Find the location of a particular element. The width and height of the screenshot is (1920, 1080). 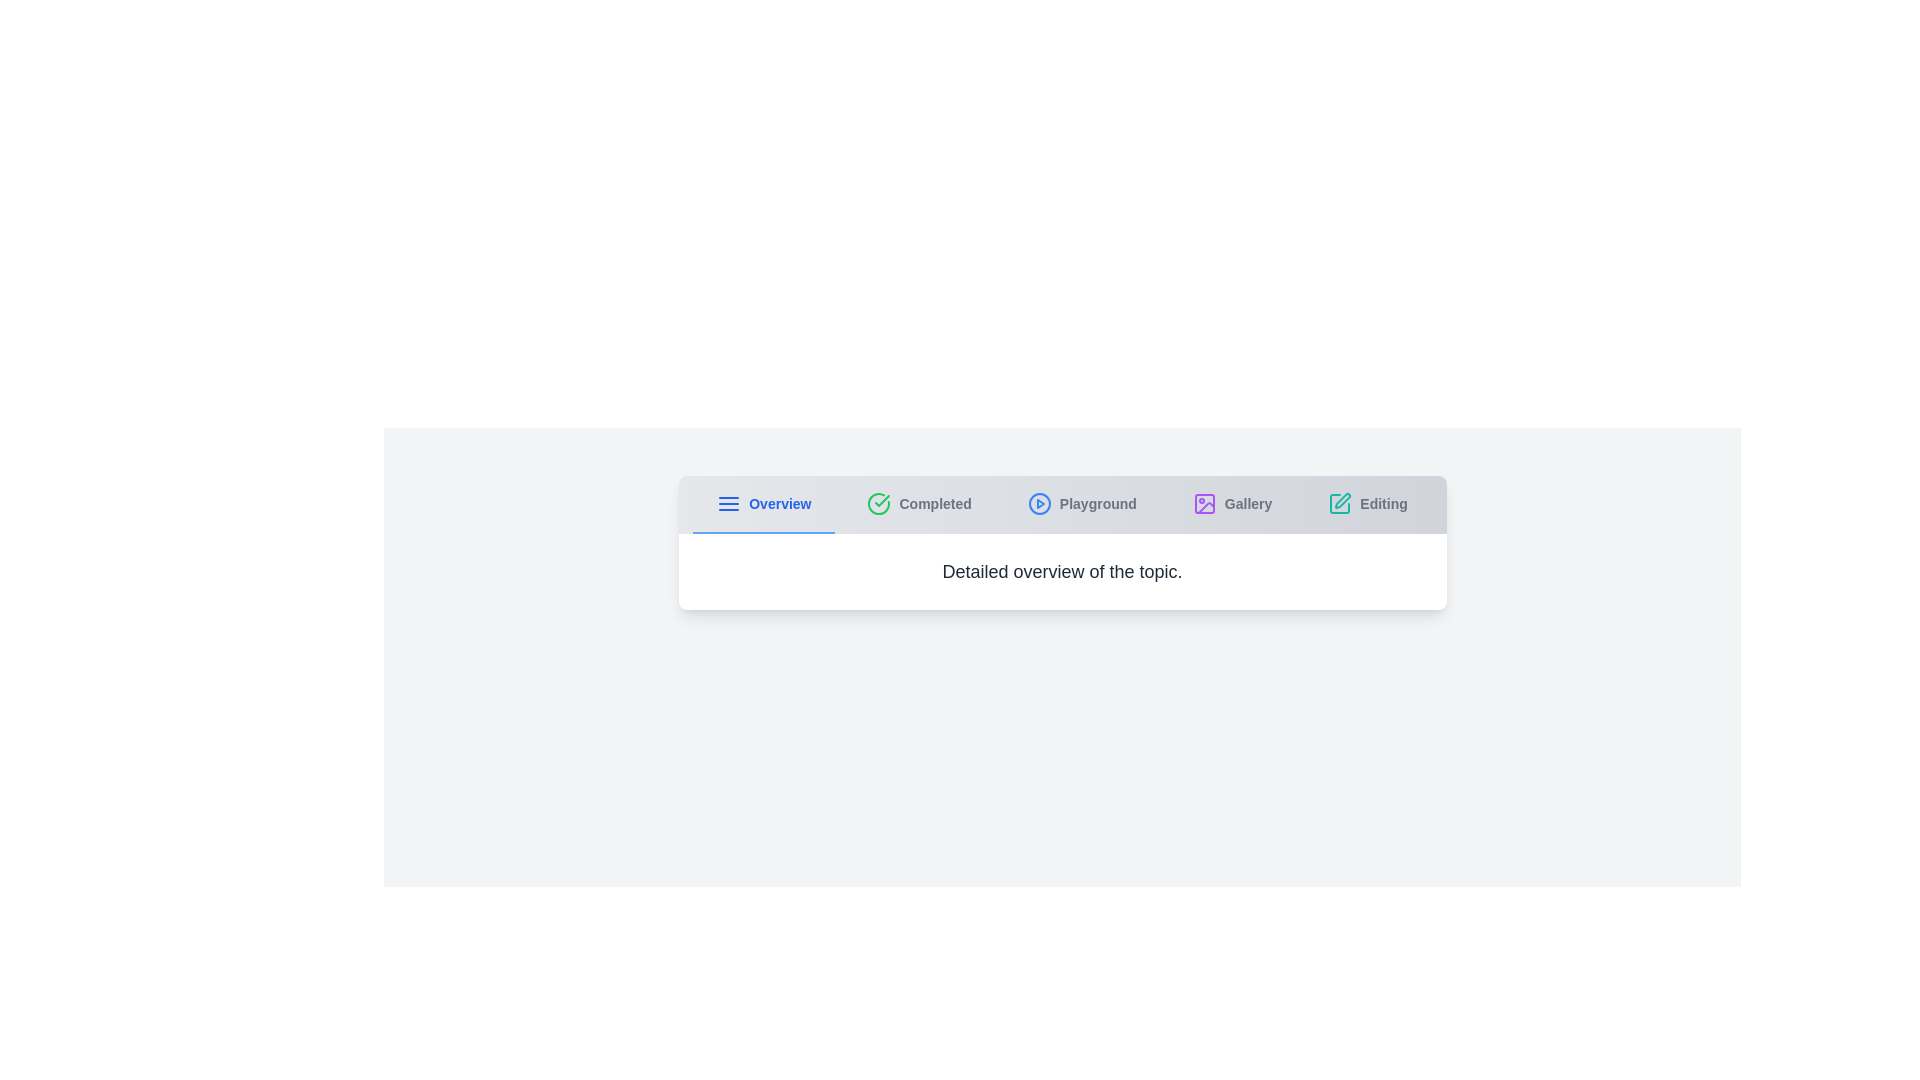

the tab labeled 'Playground' to view its content is located at coordinates (1081, 504).